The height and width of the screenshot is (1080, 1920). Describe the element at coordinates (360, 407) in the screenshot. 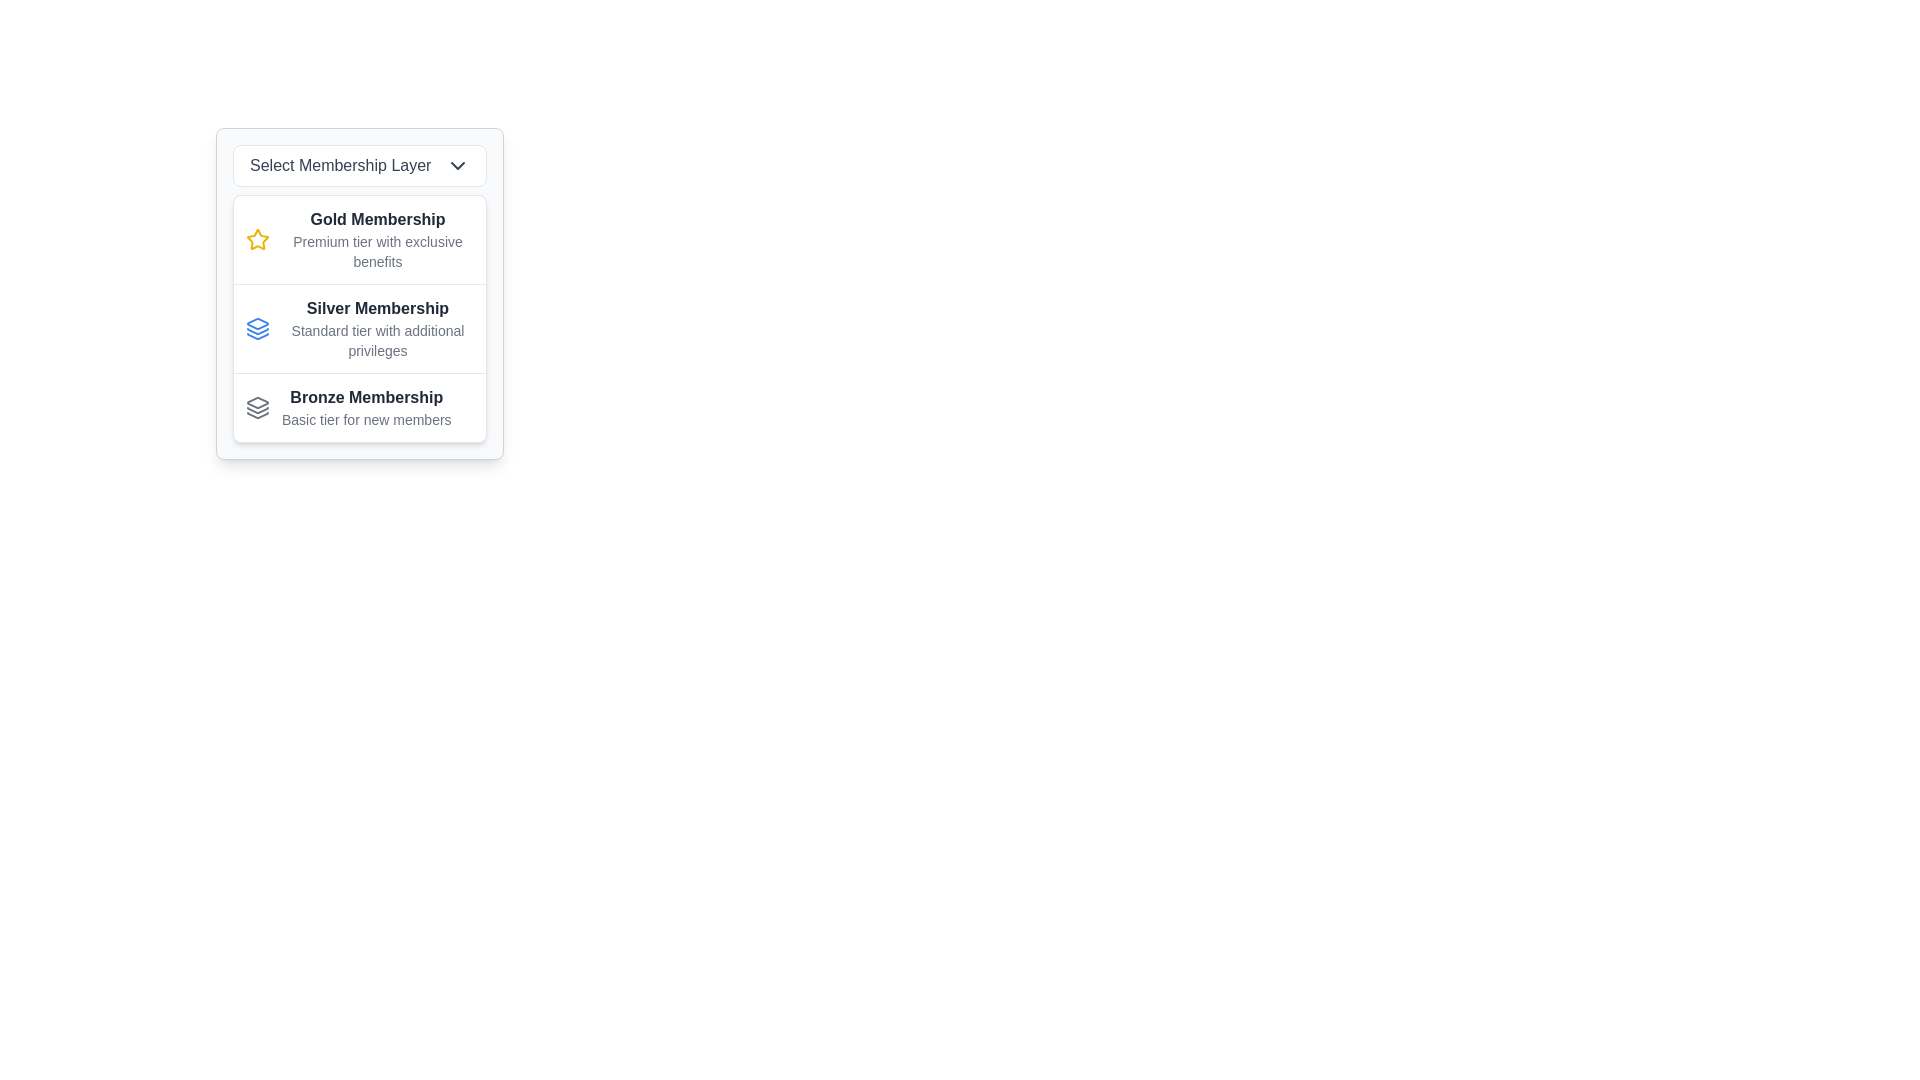

I see `the 'Bronze Membership' option in the vertically stacked list` at that location.